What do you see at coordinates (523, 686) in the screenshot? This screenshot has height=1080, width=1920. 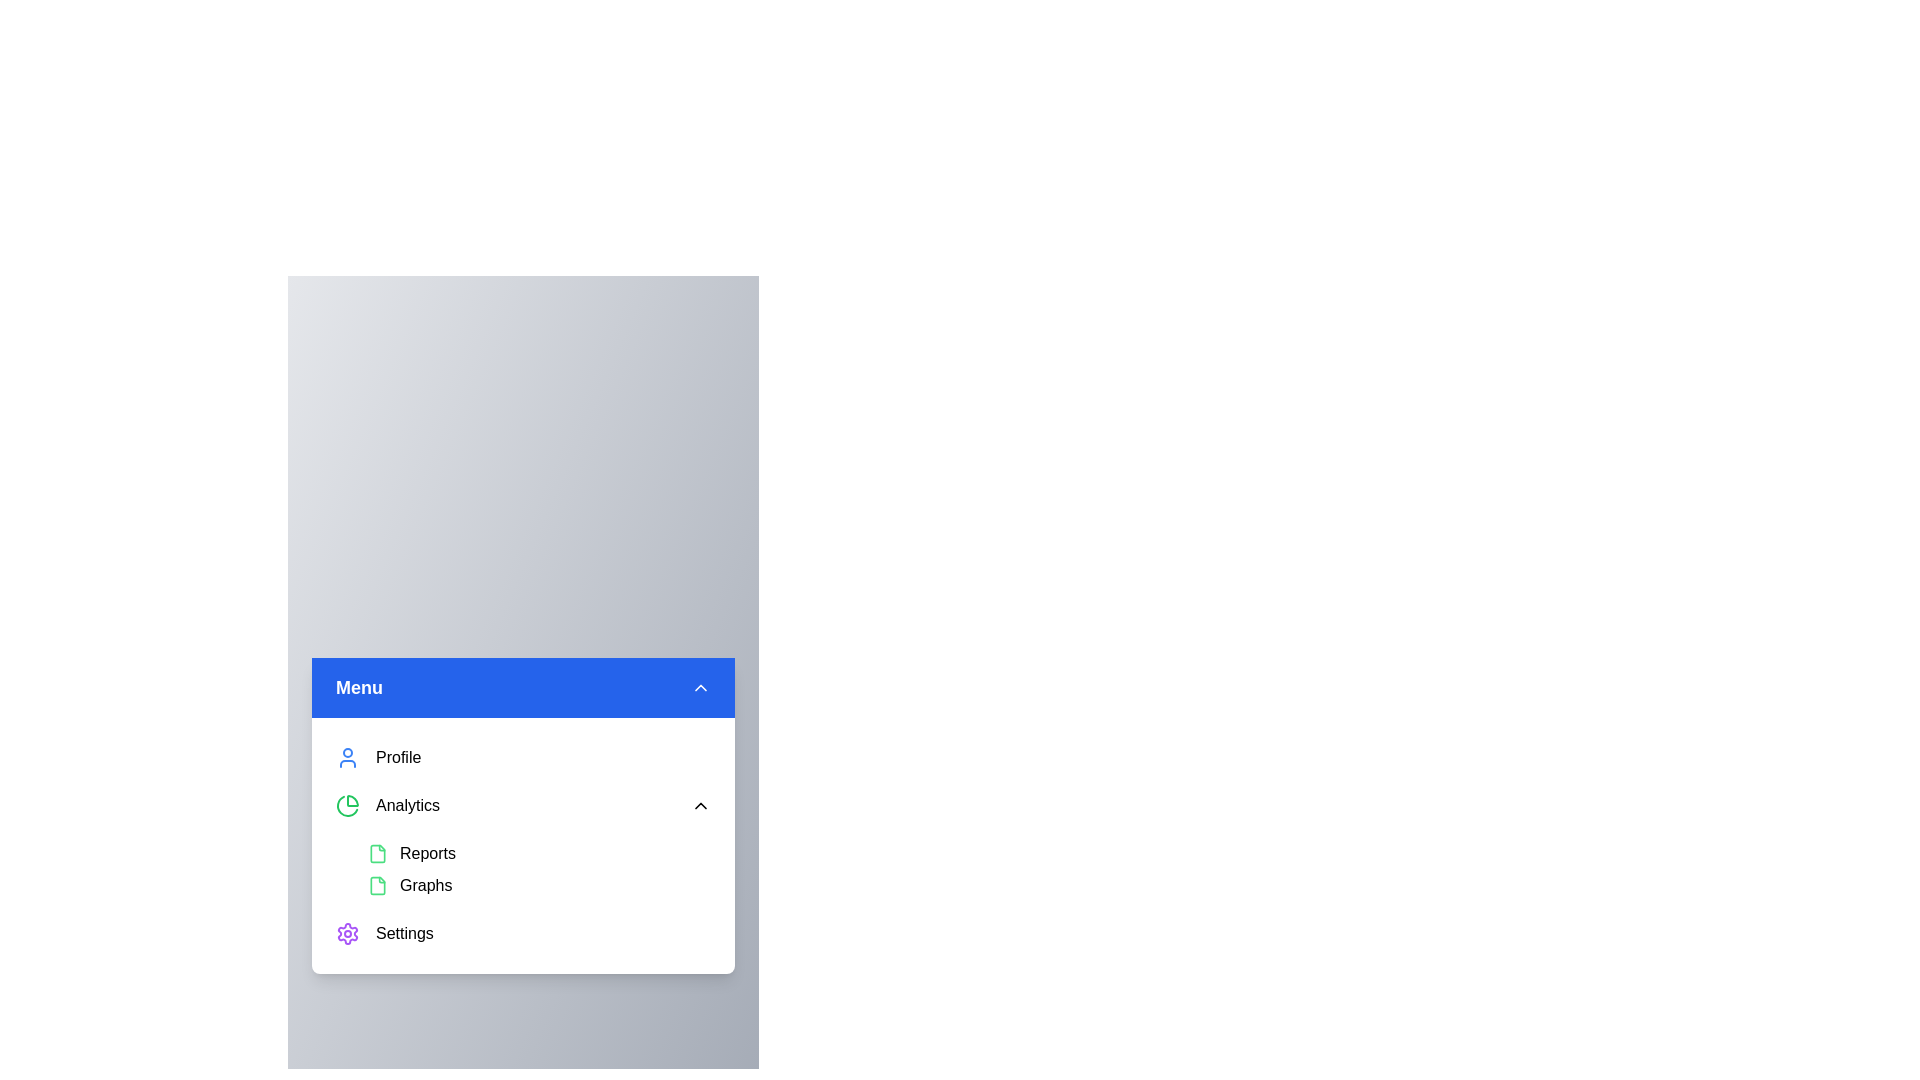 I see `the 'Menu' button at the top of the dropdown menu` at bounding box center [523, 686].